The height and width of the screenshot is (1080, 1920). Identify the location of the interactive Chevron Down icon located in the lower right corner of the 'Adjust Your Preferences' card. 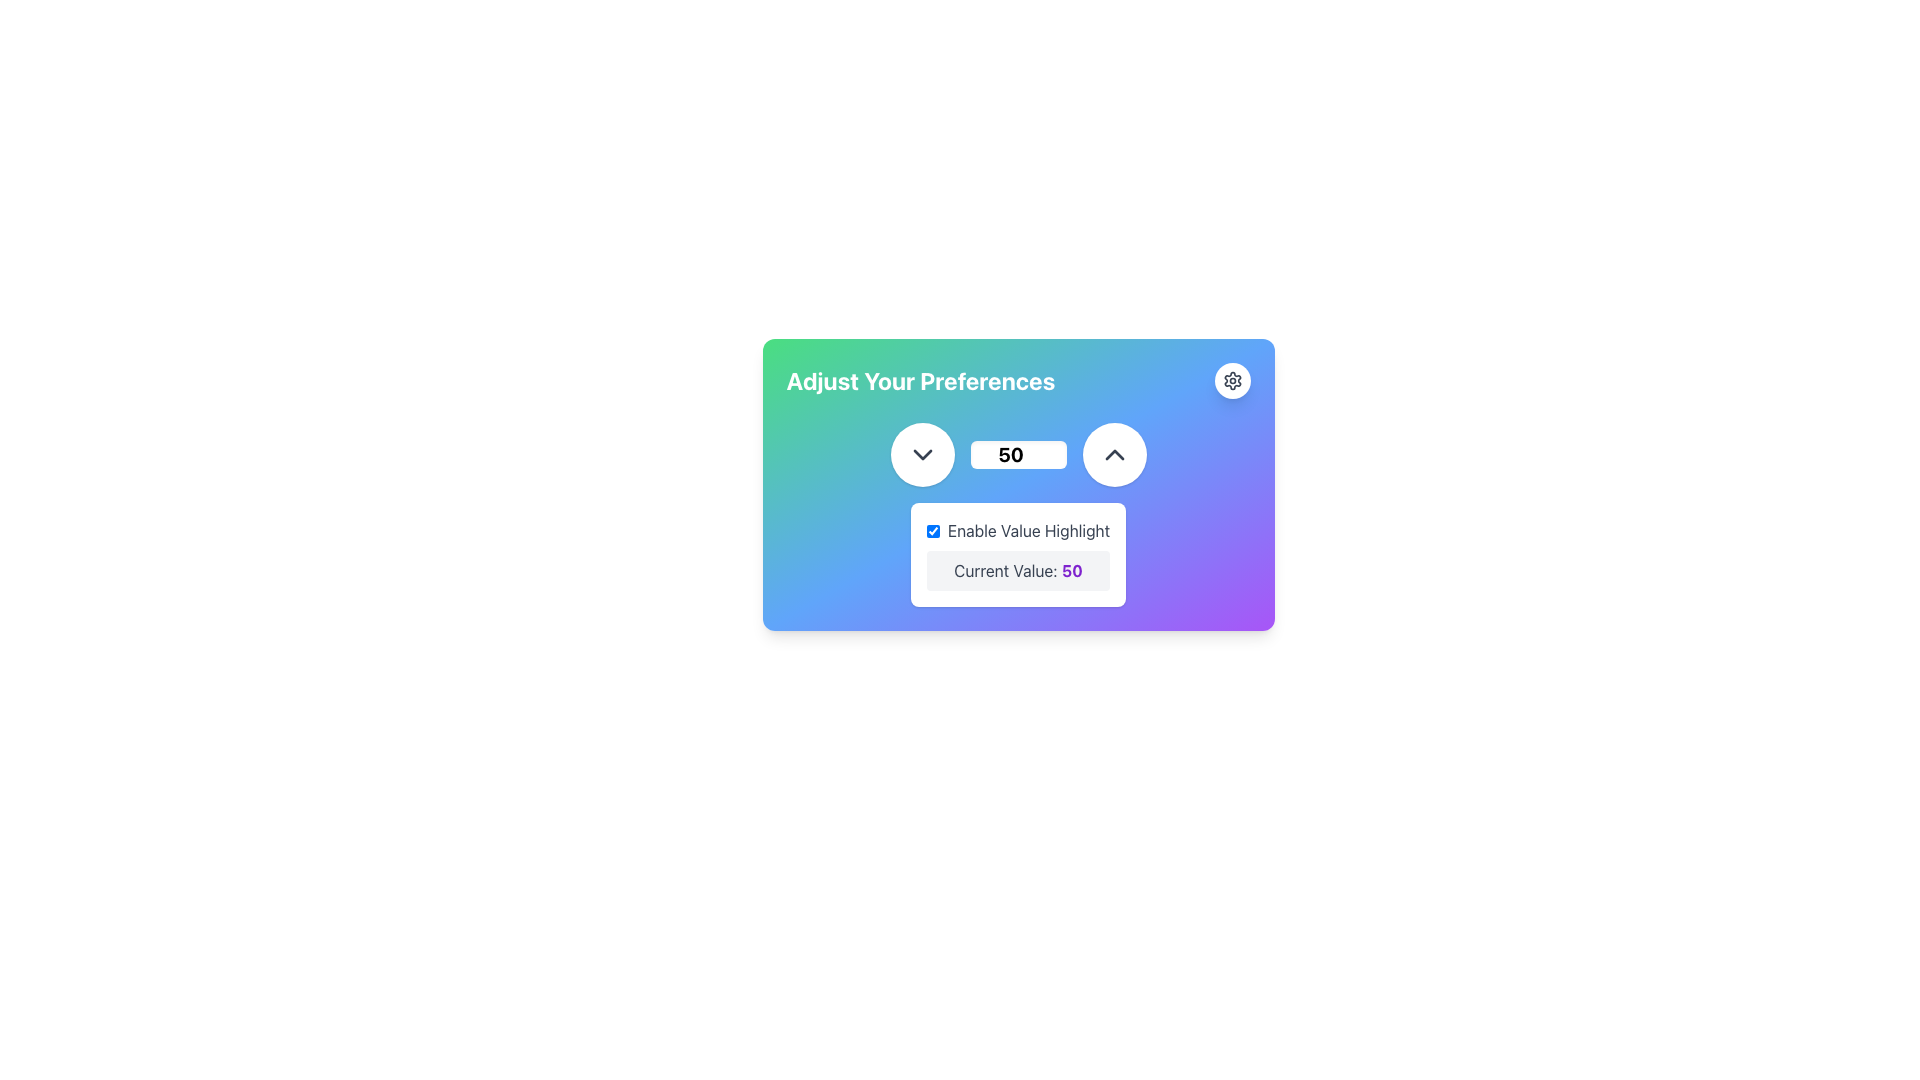
(921, 455).